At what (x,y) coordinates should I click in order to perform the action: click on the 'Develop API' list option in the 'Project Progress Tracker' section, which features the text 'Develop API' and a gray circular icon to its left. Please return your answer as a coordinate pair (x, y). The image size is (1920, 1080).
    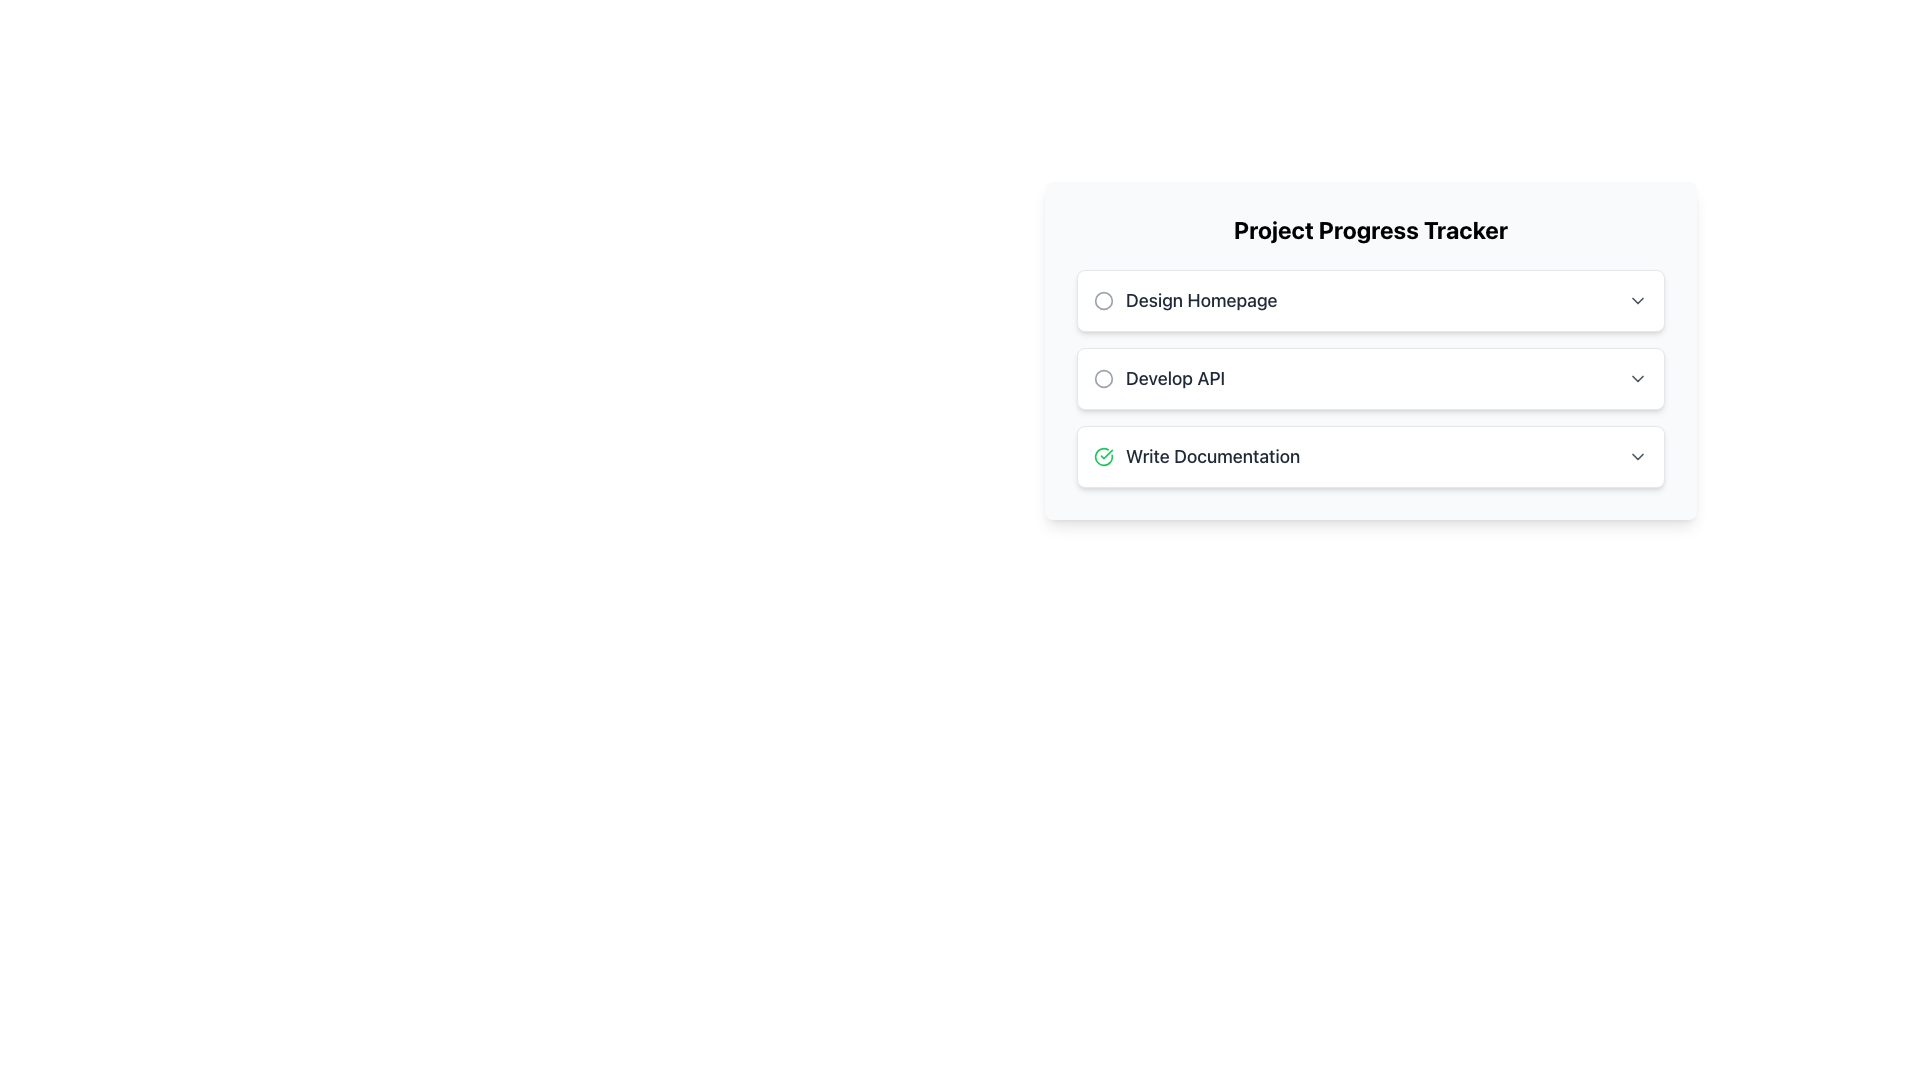
    Looking at the image, I should click on (1159, 378).